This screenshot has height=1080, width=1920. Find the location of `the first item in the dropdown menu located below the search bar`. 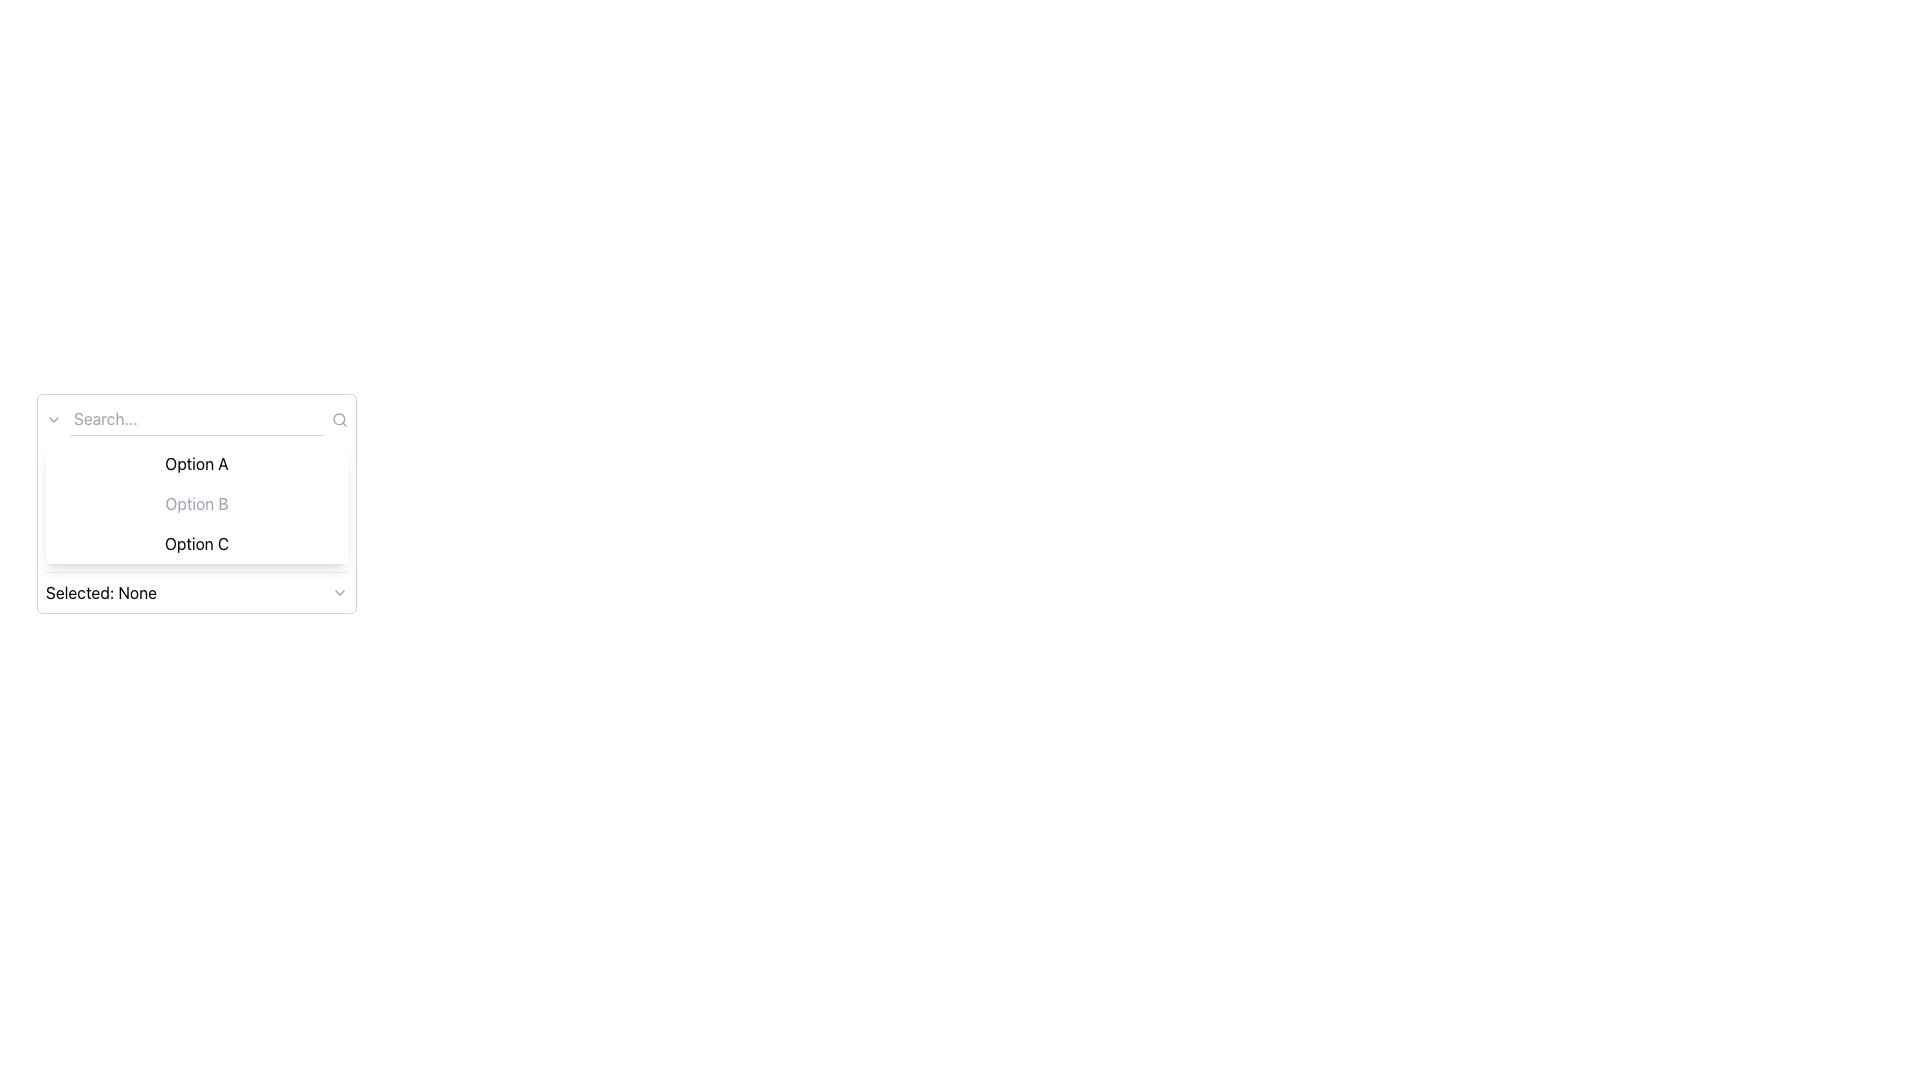

the first item in the dropdown menu located below the search bar is located at coordinates (196, 463).